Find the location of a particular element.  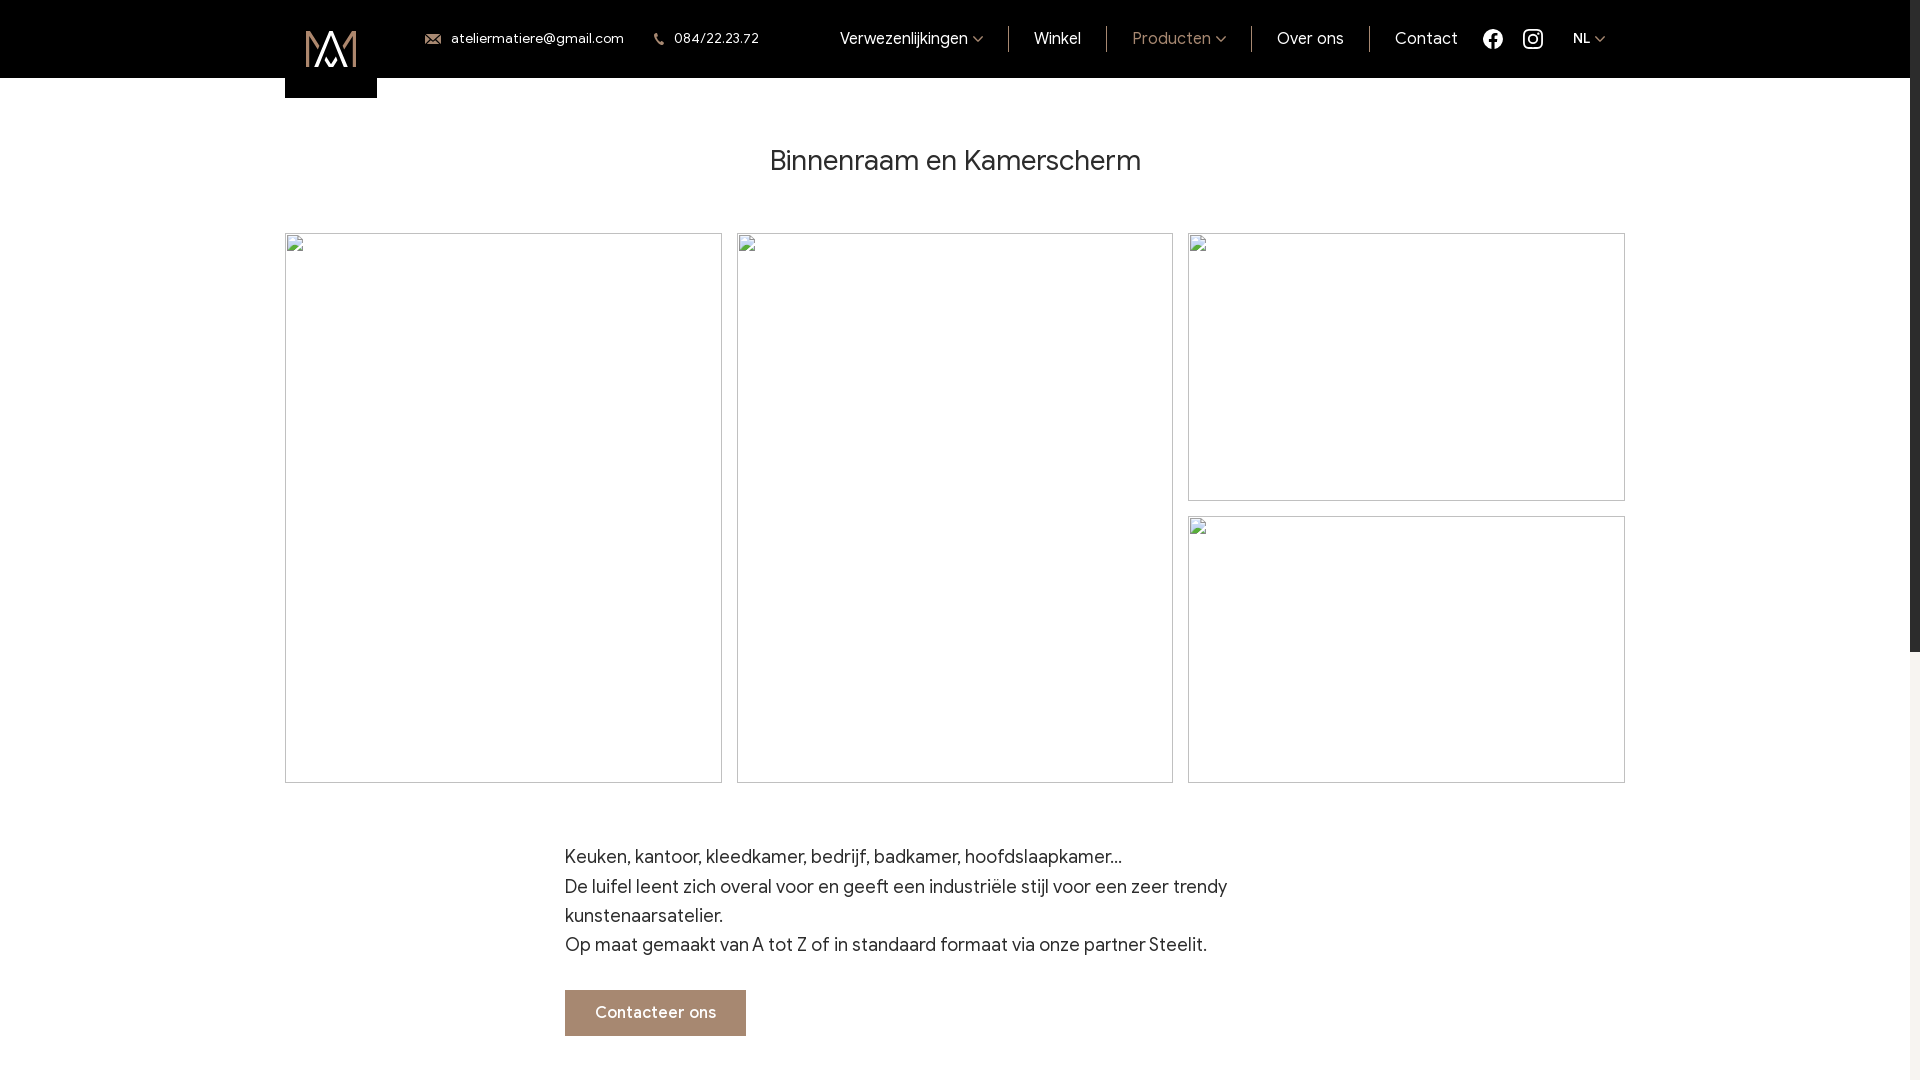

'Bel ons op is located at coordinates (711, 39).